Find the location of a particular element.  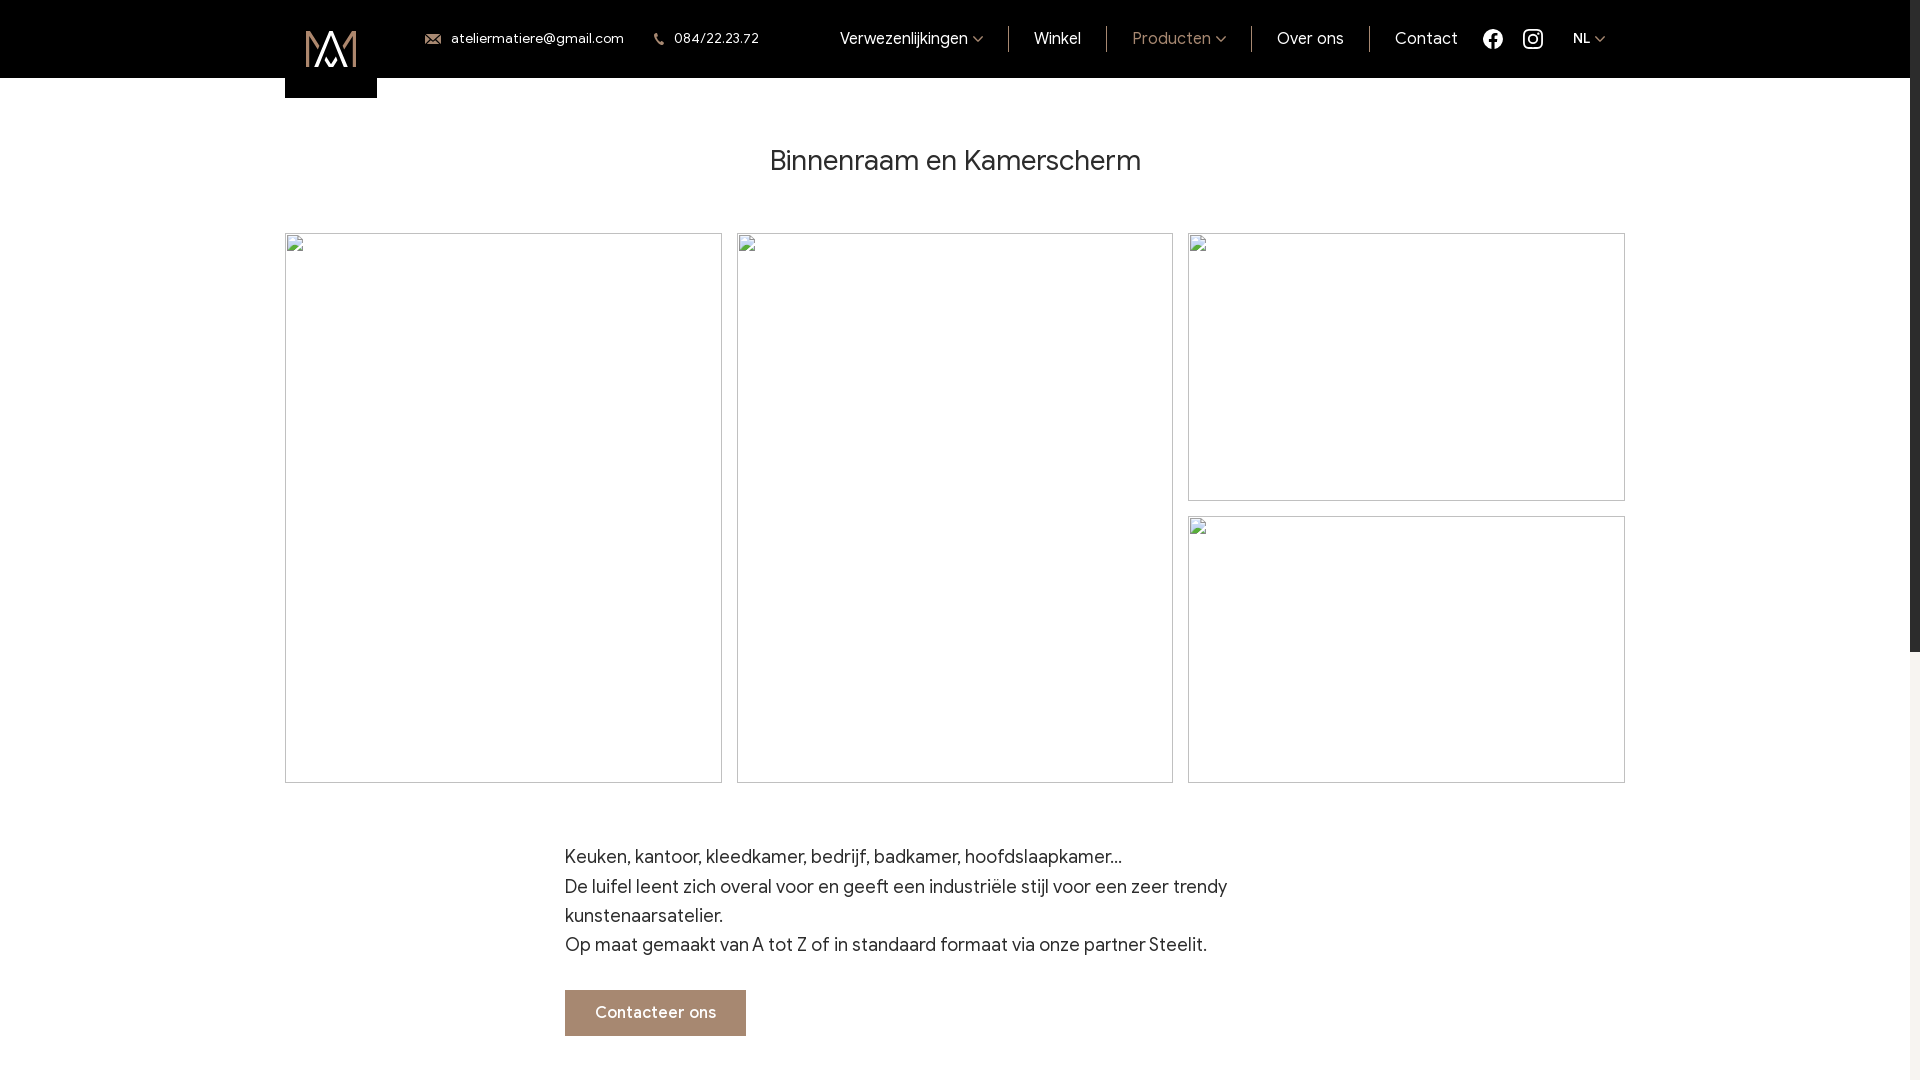

'Bel ons op is located at coordinates (711, 39).